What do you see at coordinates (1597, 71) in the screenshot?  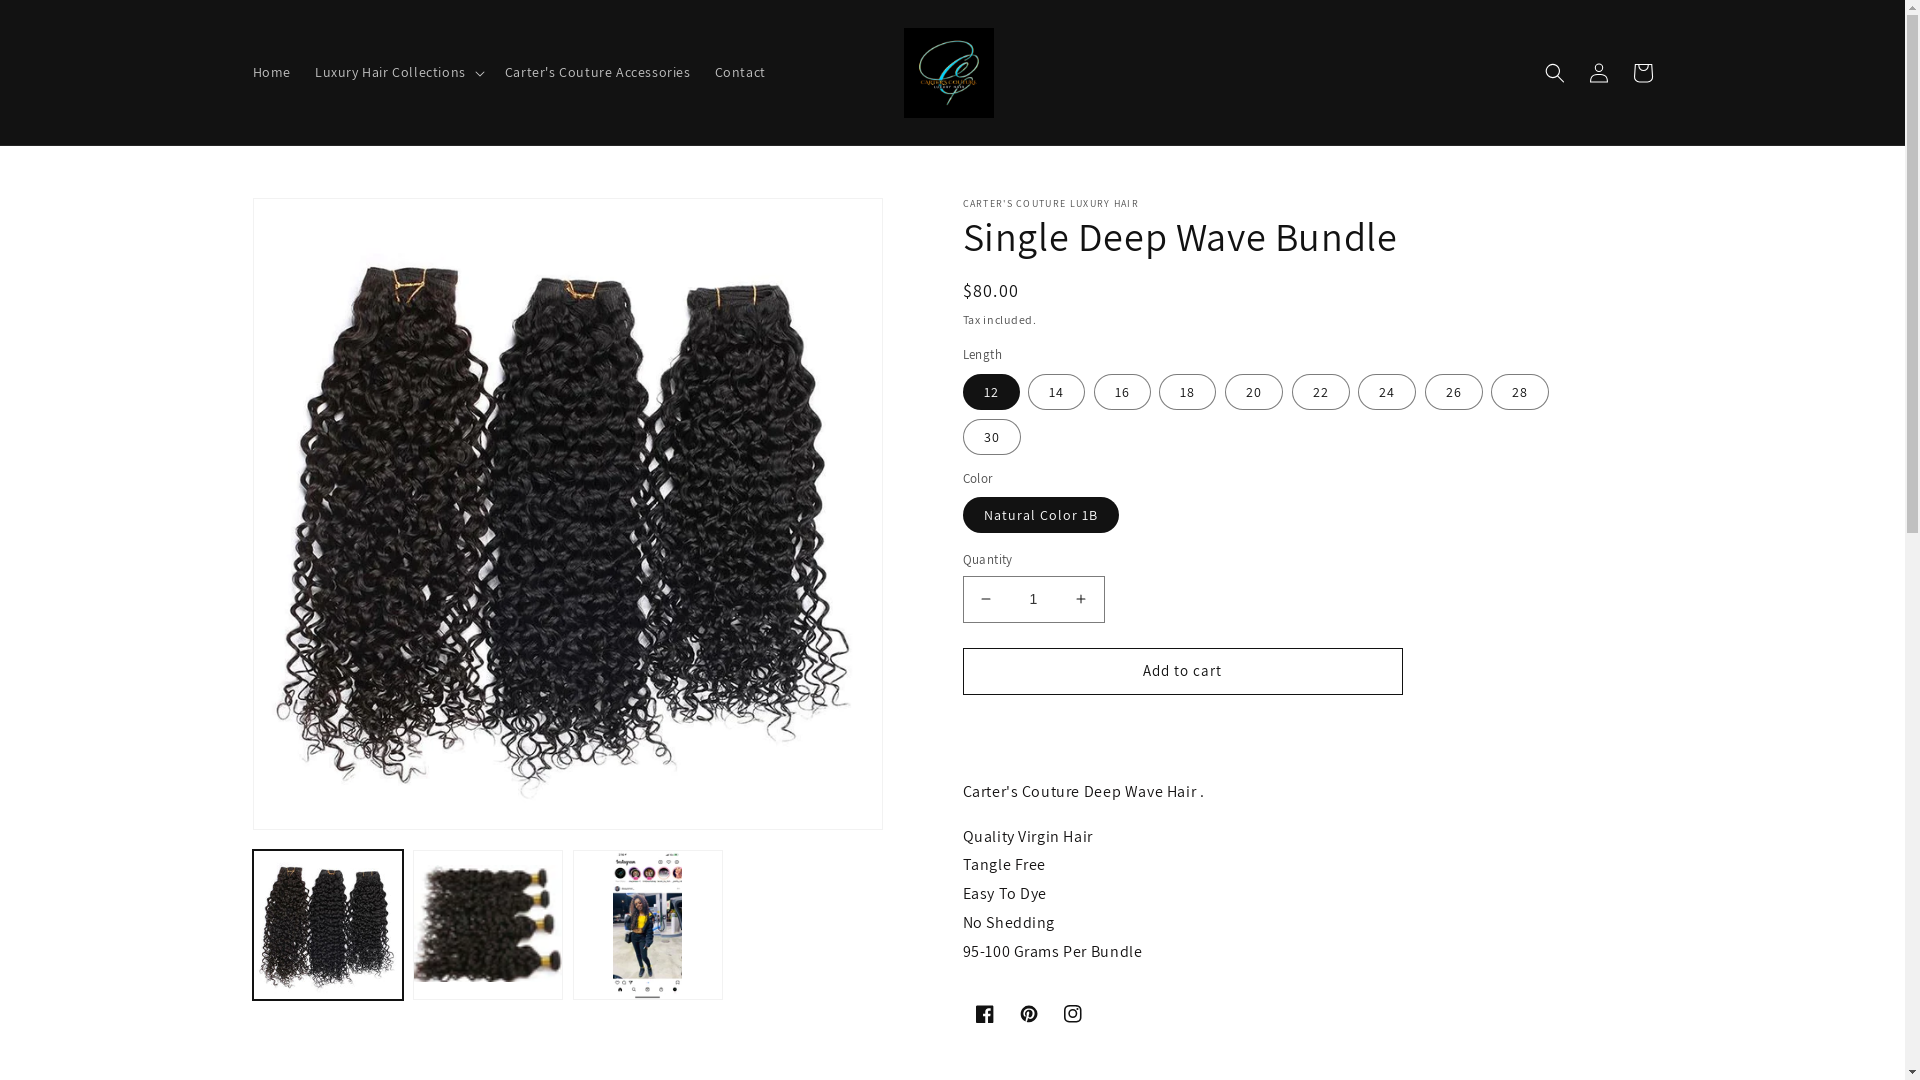 I see `'Log in'` at bounding box center [1597, 71].